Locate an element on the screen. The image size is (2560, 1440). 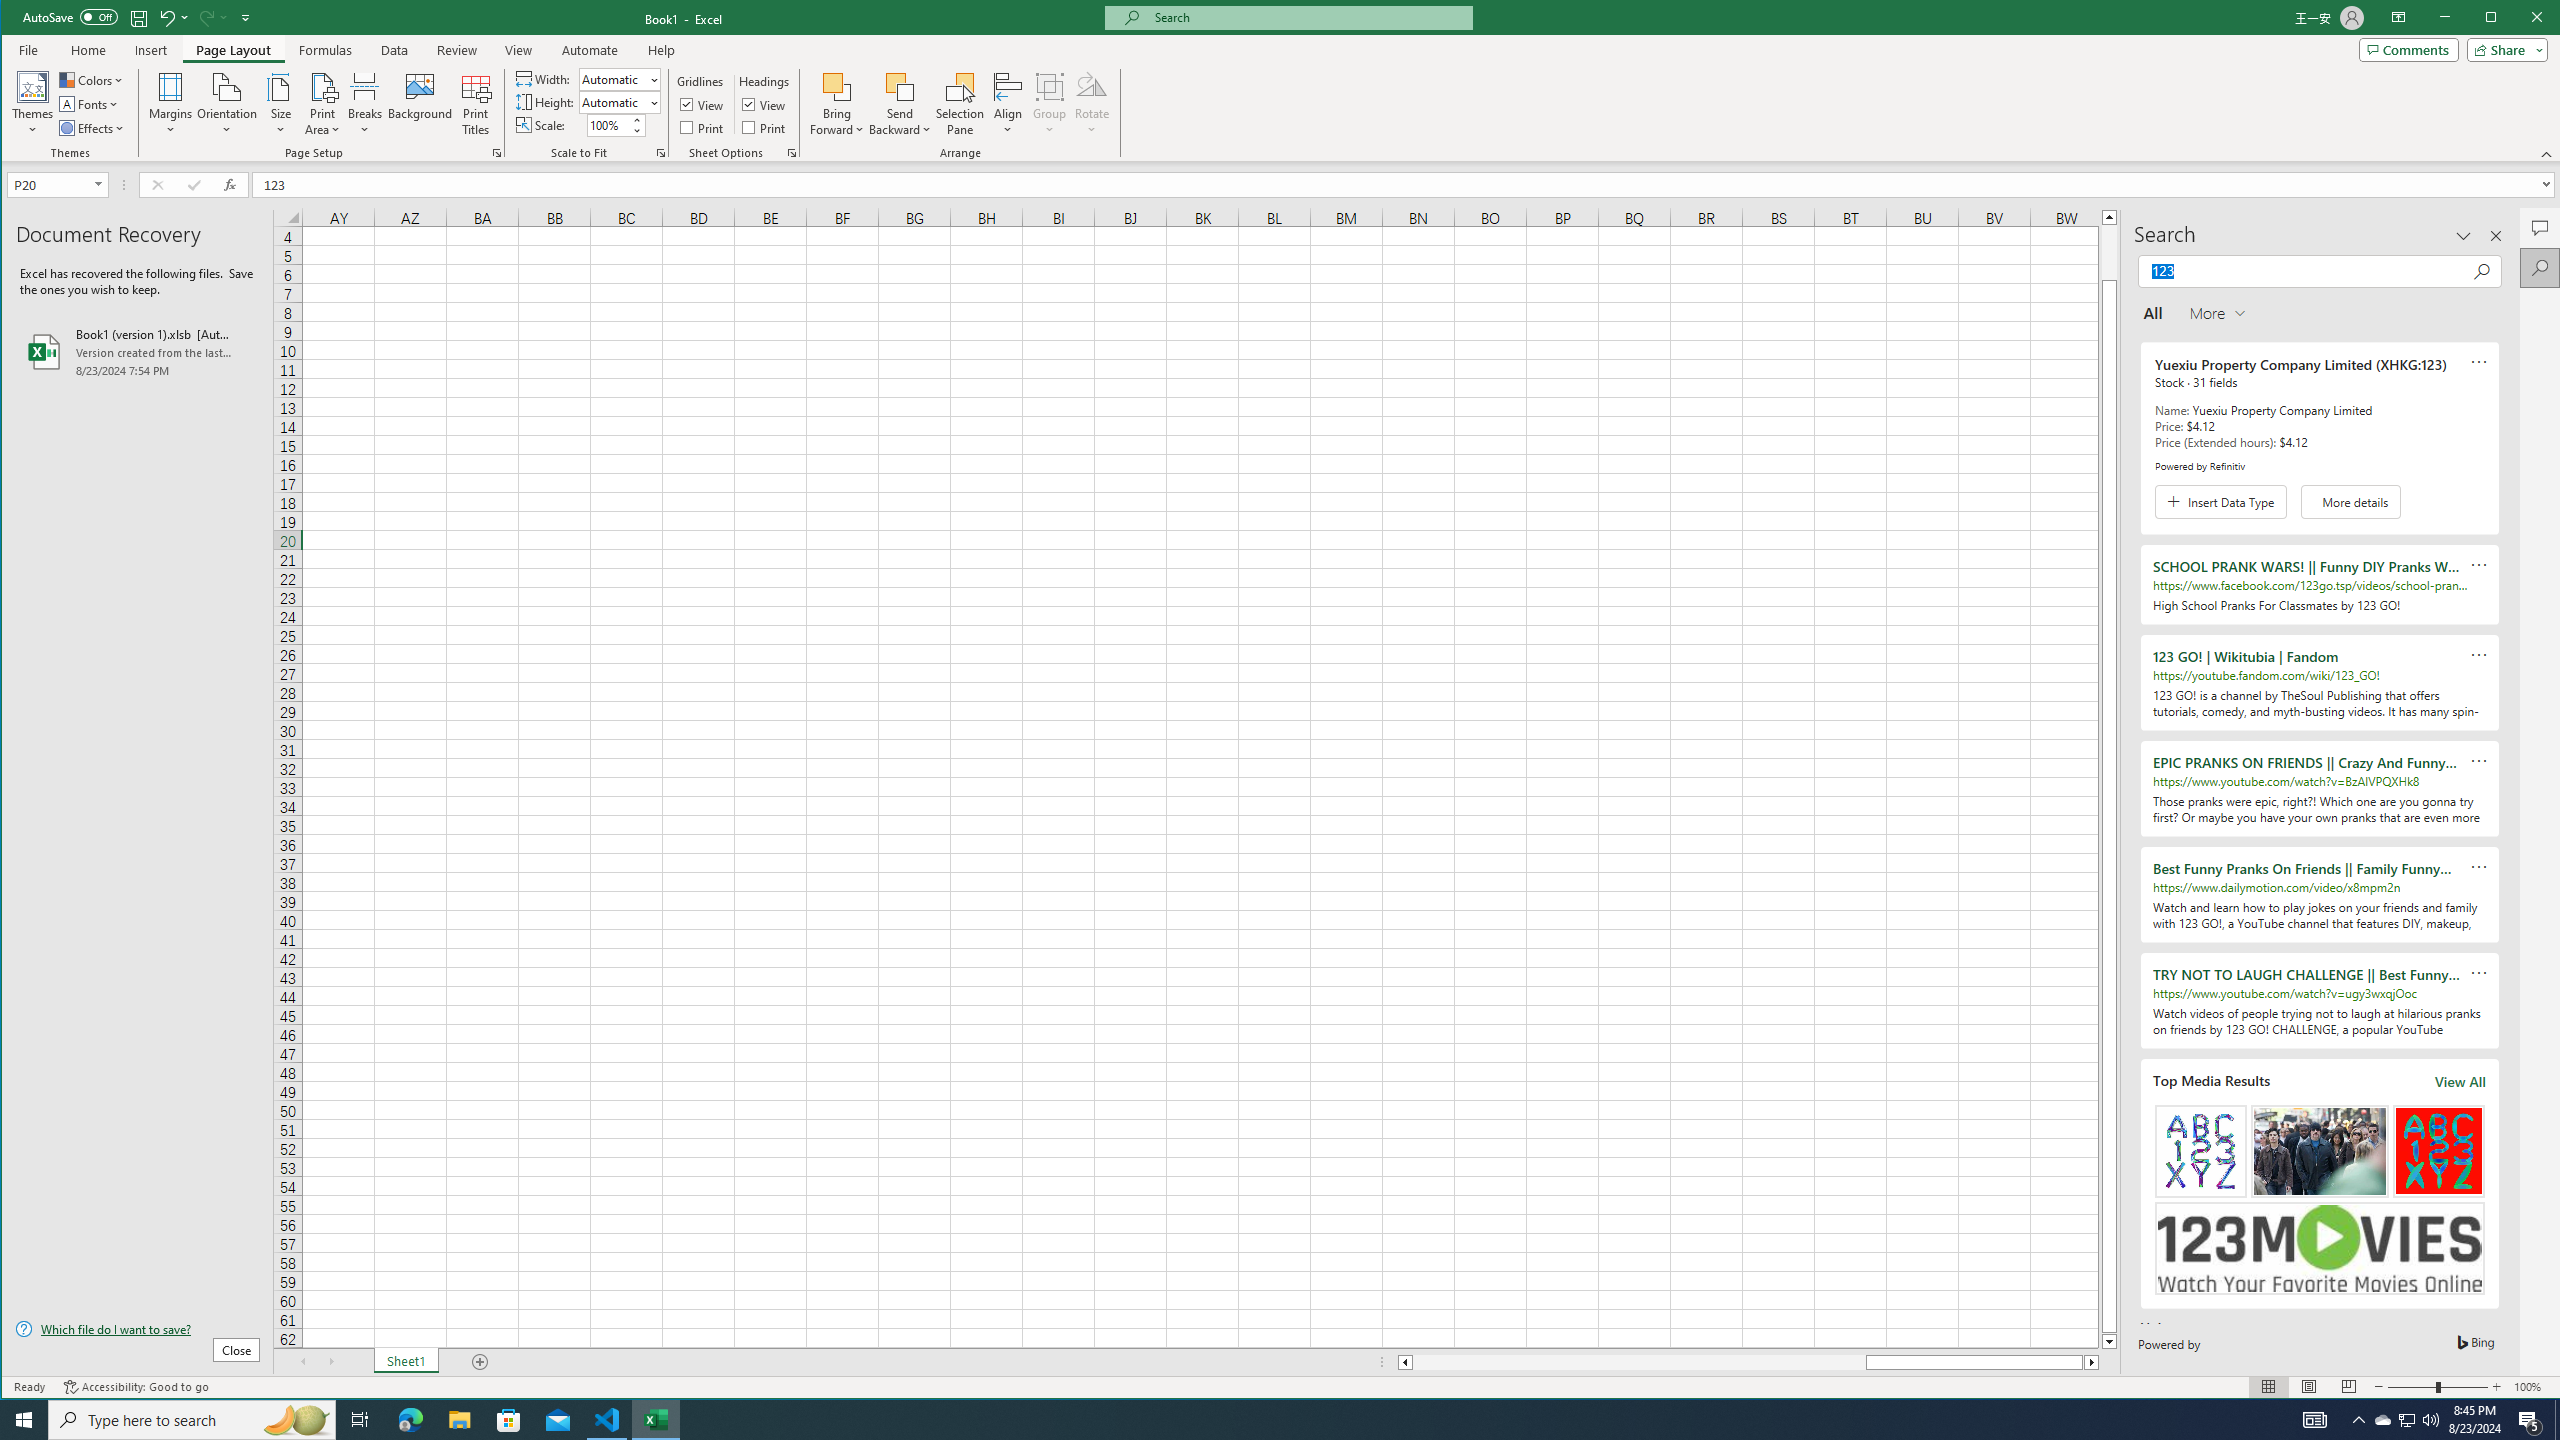
'Page left' is located at coordinates (1638, 1362).